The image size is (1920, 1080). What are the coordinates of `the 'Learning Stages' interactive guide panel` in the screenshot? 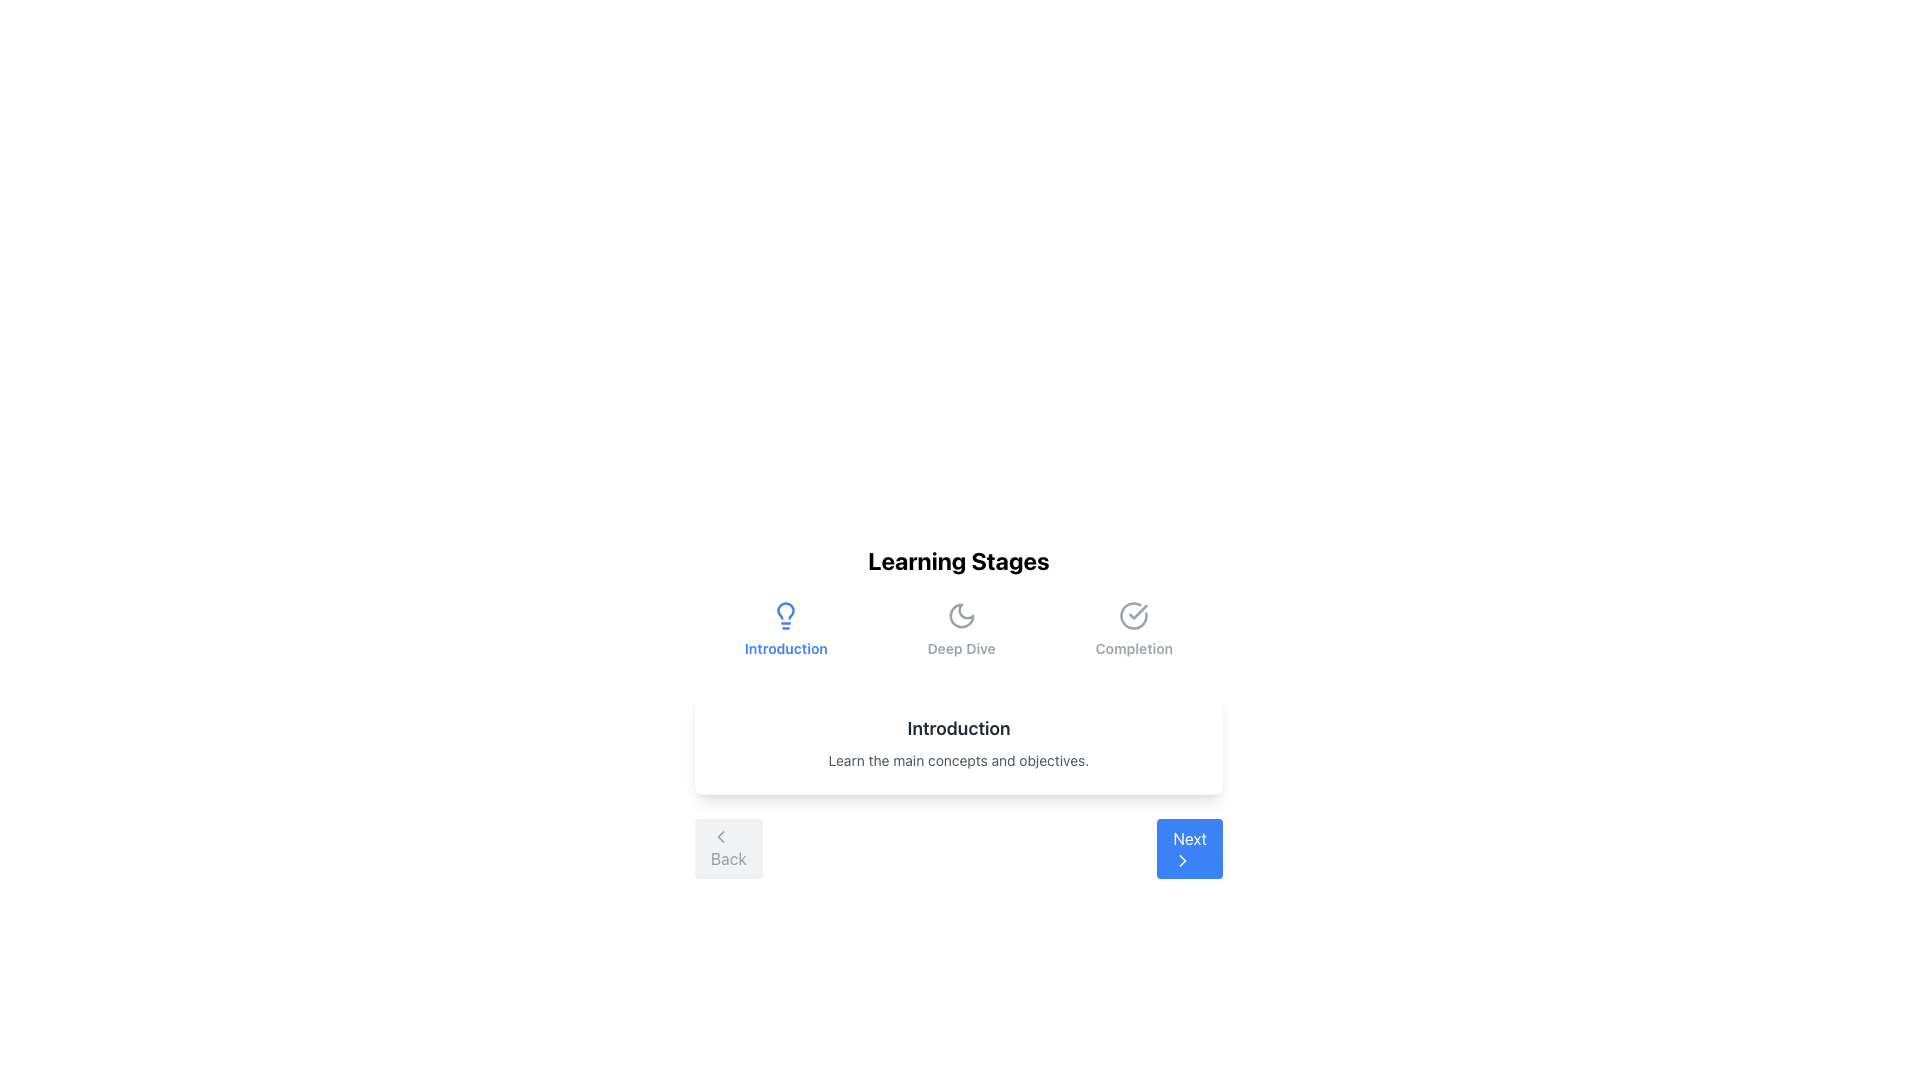 It's located at (958, 711).